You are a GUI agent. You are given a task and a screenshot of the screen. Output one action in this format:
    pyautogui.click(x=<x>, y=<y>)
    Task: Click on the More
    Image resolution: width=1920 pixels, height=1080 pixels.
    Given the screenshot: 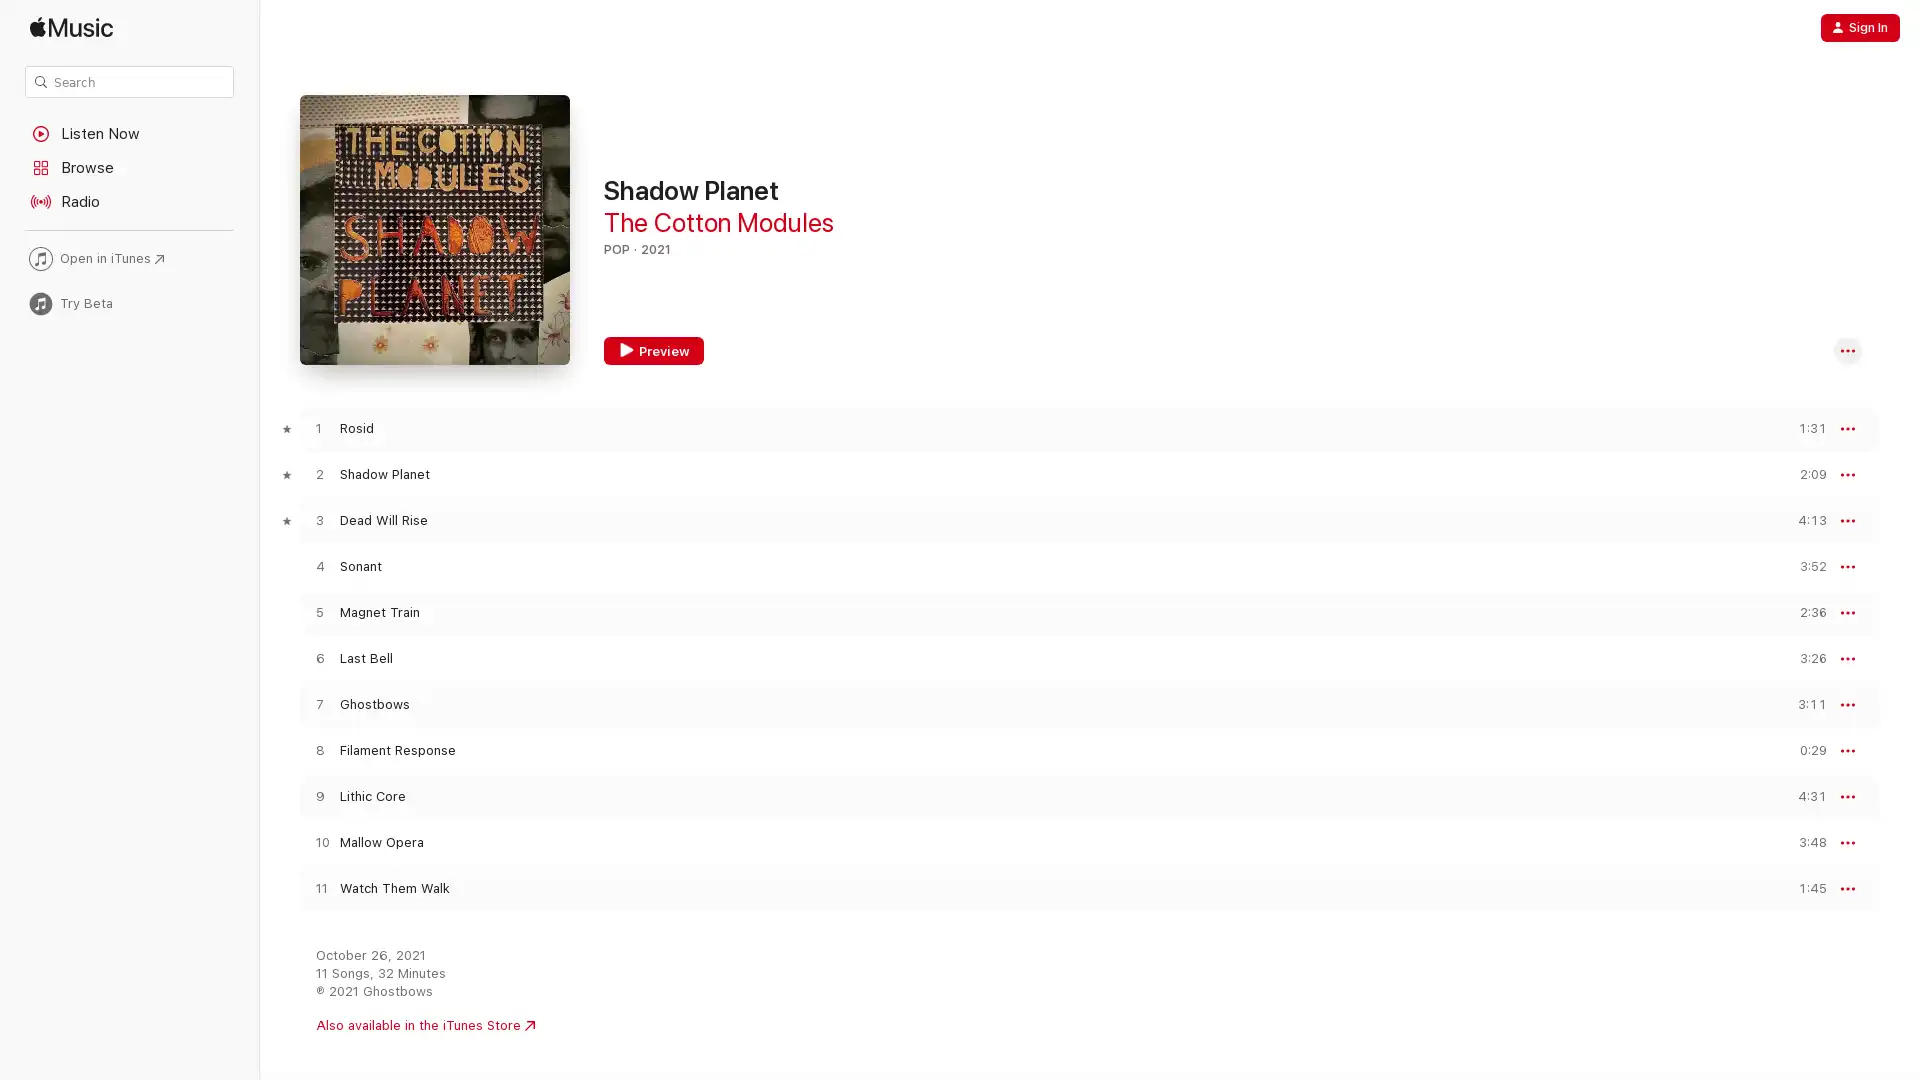 What is the action you would take?
    pyautogui.click(x=1847, y=887)
    